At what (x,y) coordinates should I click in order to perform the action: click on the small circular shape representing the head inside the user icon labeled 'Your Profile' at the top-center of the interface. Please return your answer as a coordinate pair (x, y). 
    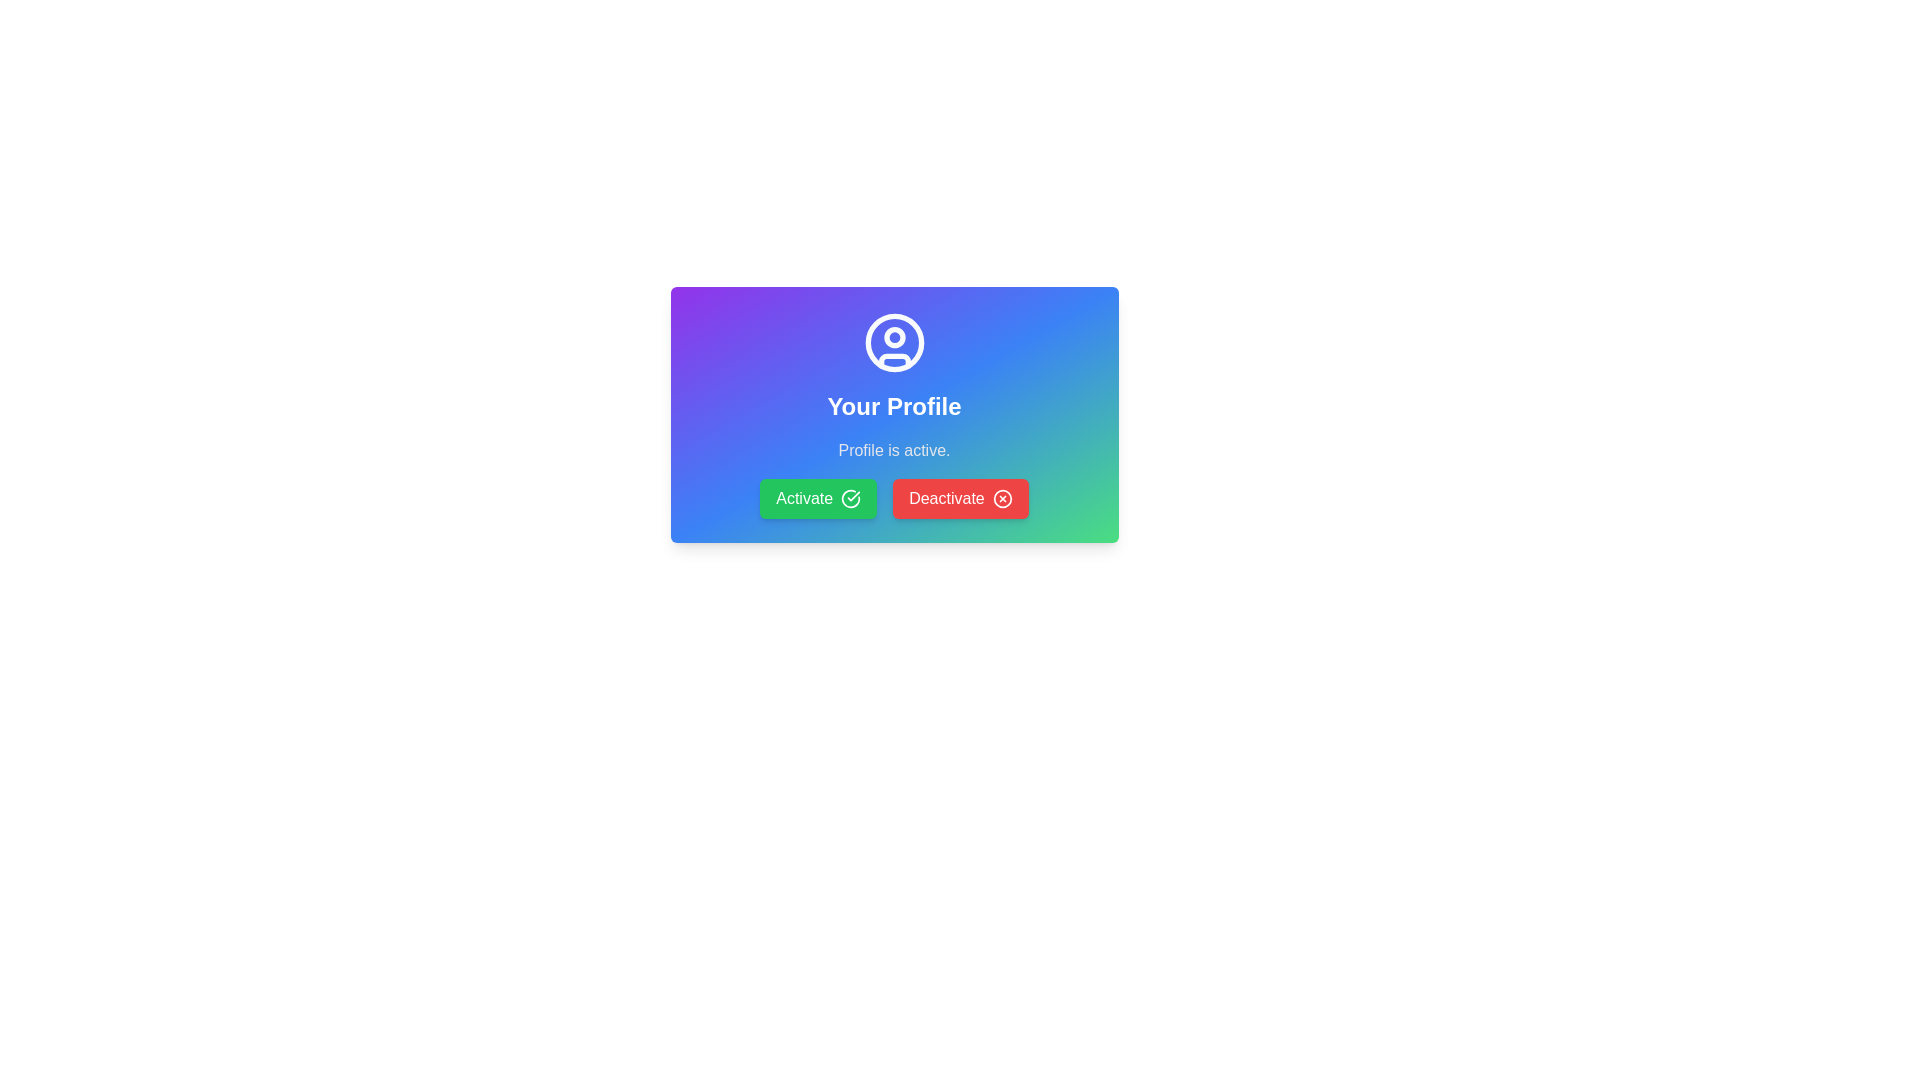
    Looking at the image, I should click on (893, 336).